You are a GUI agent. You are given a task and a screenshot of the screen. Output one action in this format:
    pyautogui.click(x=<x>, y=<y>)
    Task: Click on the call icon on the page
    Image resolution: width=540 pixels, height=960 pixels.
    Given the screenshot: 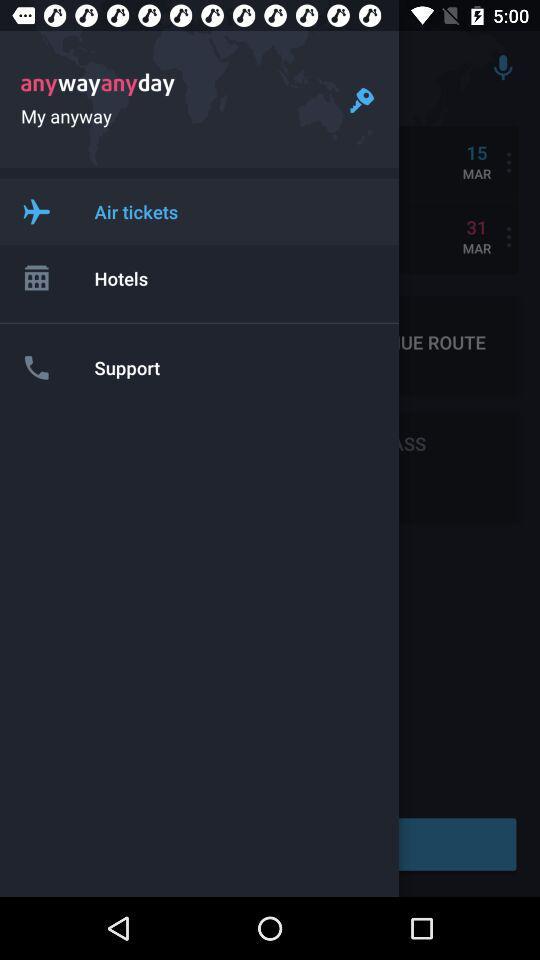 What is the action you would take?
    pyautogui.click(x=36, y=366)
    